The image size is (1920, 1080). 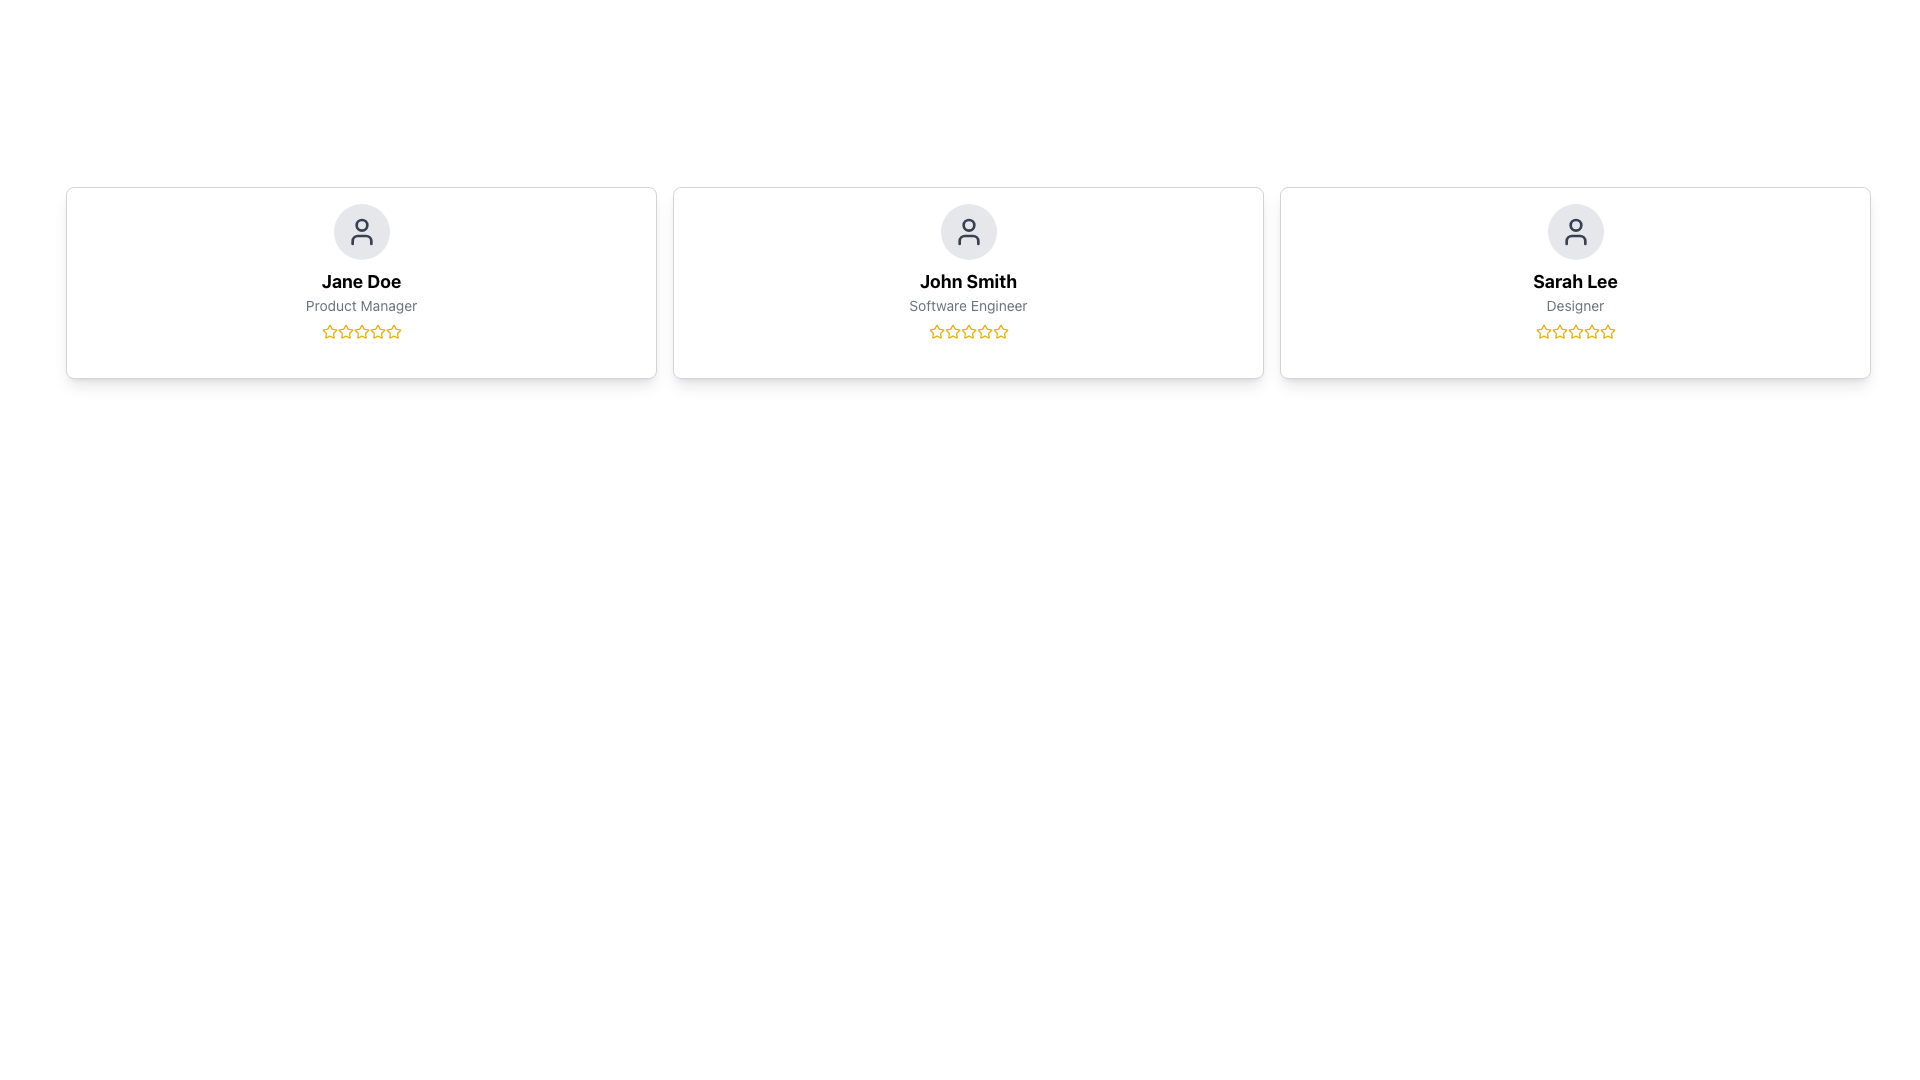 What do you see at coordinates (1590, 330) in the screenshot?
I see `the fifth star-shaped icon with a golden yellow outline in the rating system below 'Sarah Lee' to provide a rating` at bounding box center [1590, 330].